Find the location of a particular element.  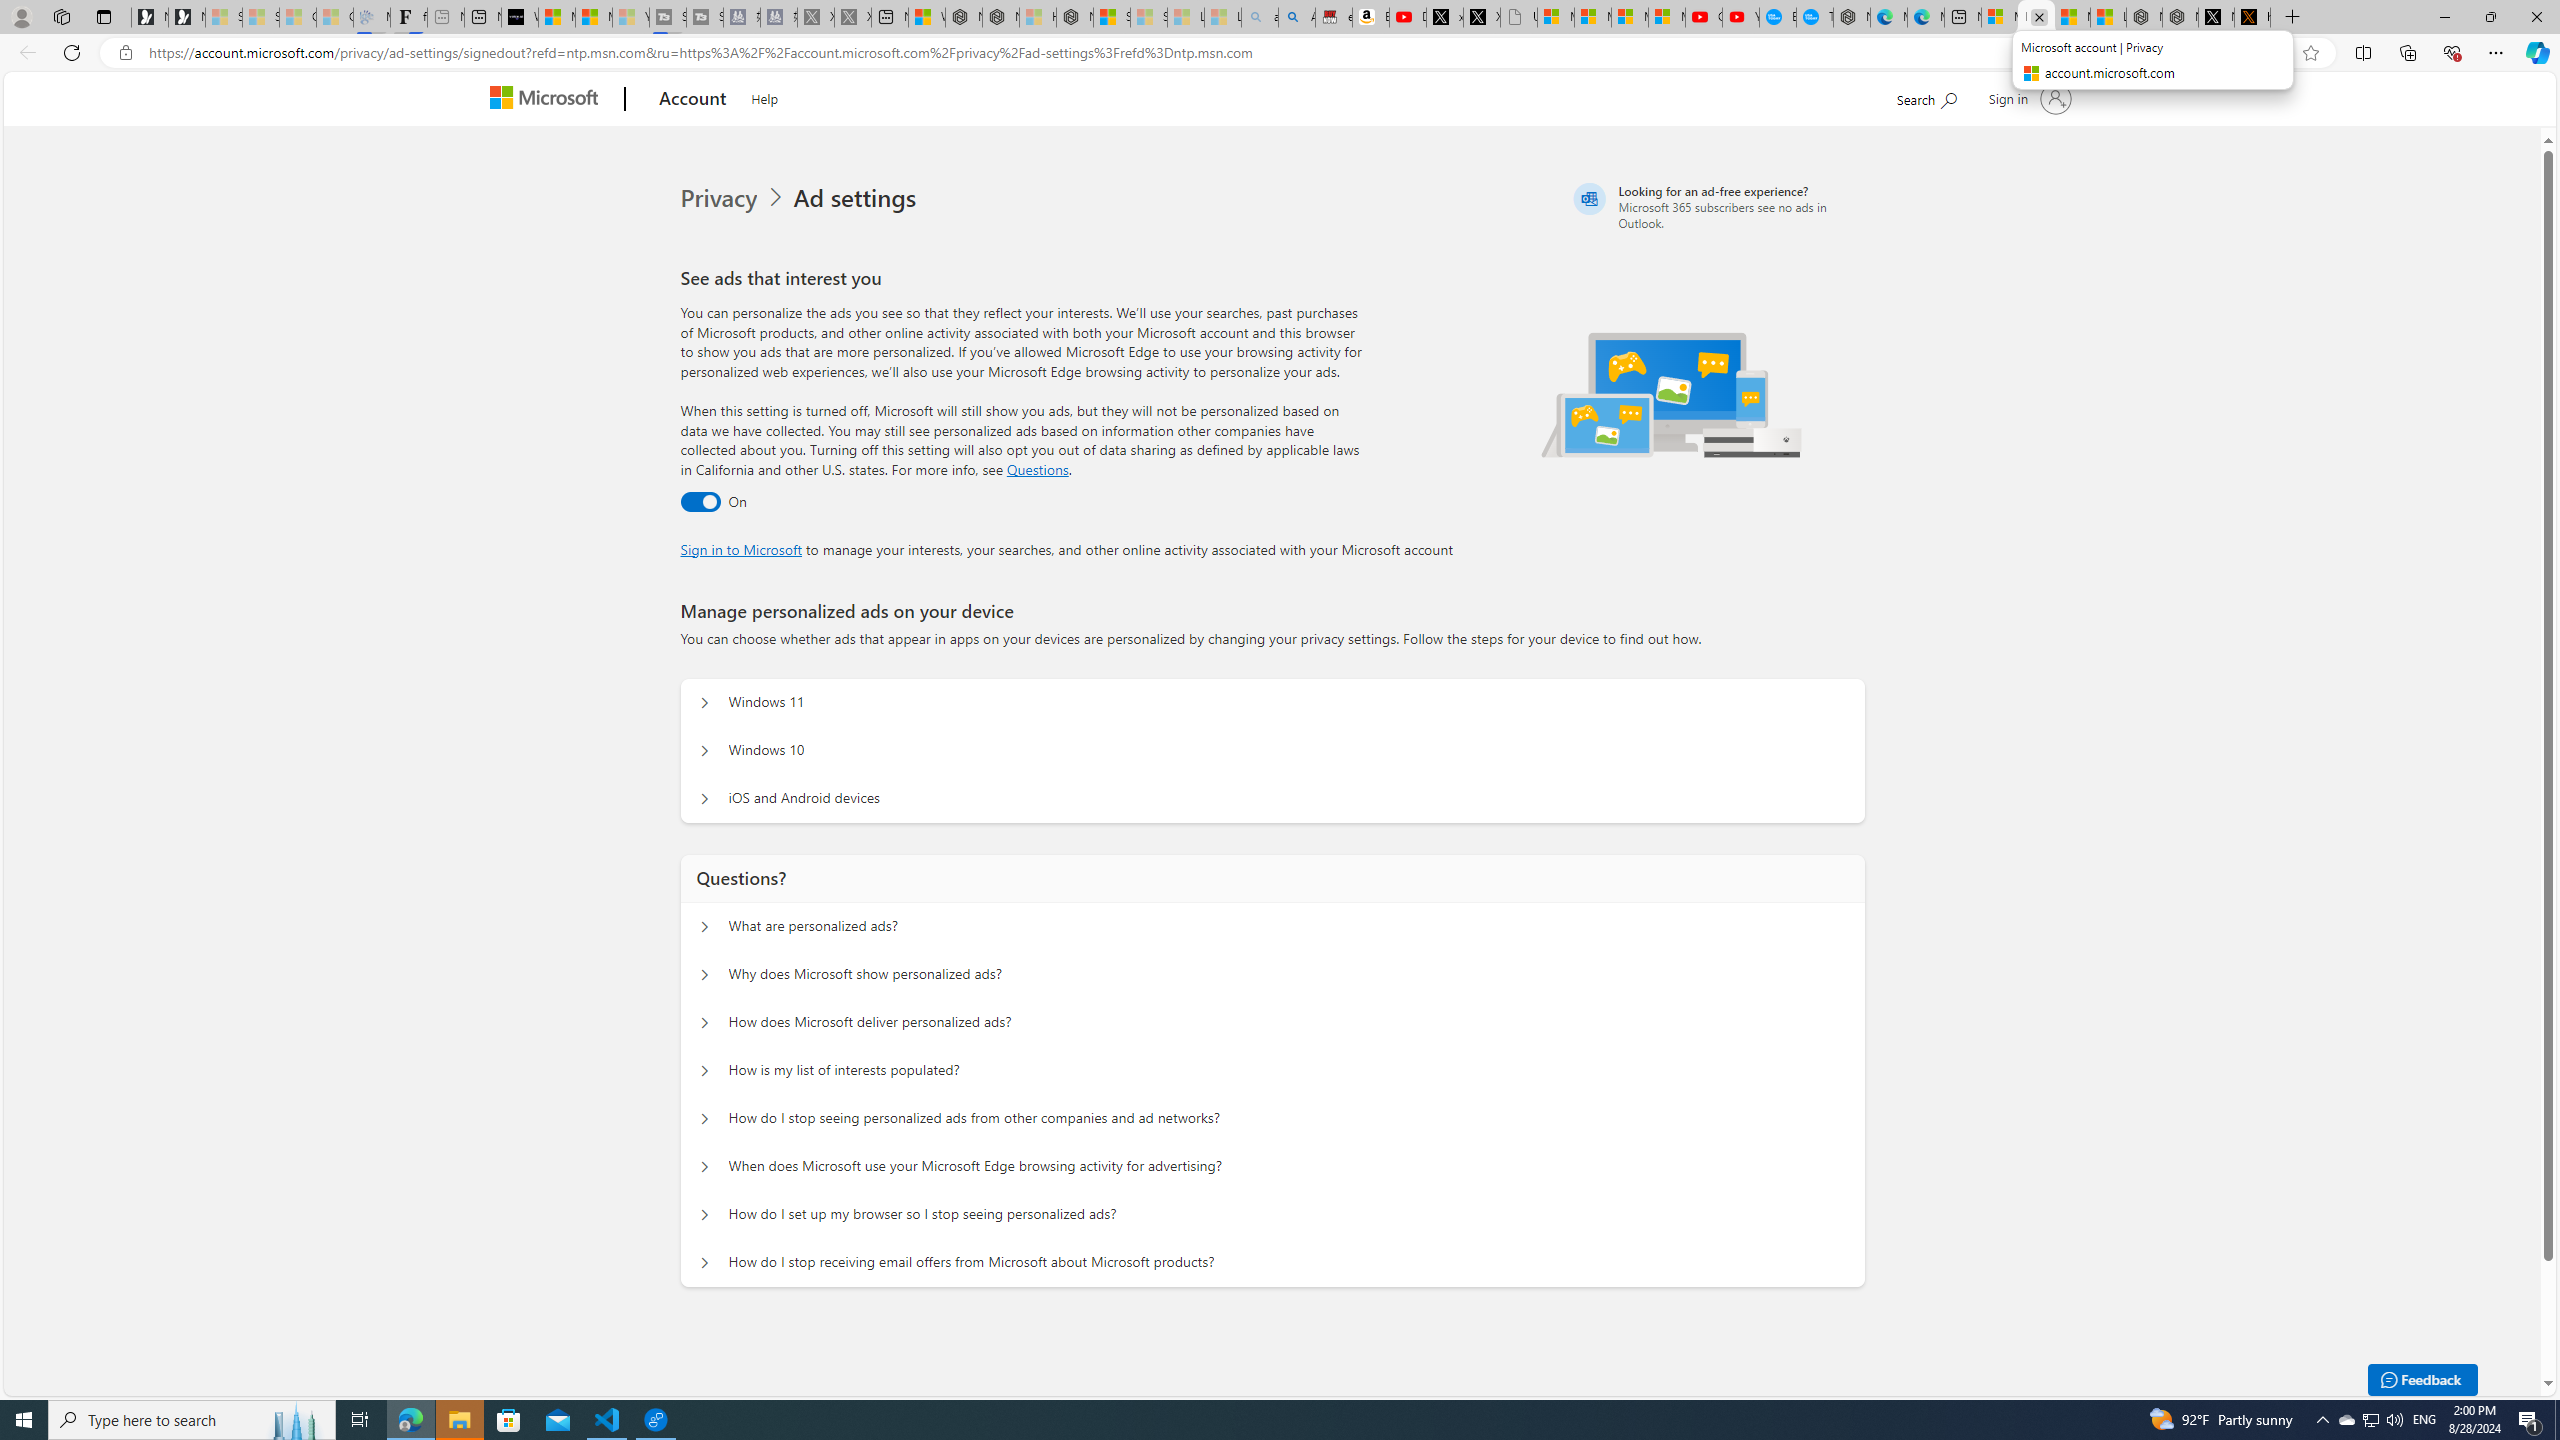

'Microsoft' is located at coordinates (549, 99).